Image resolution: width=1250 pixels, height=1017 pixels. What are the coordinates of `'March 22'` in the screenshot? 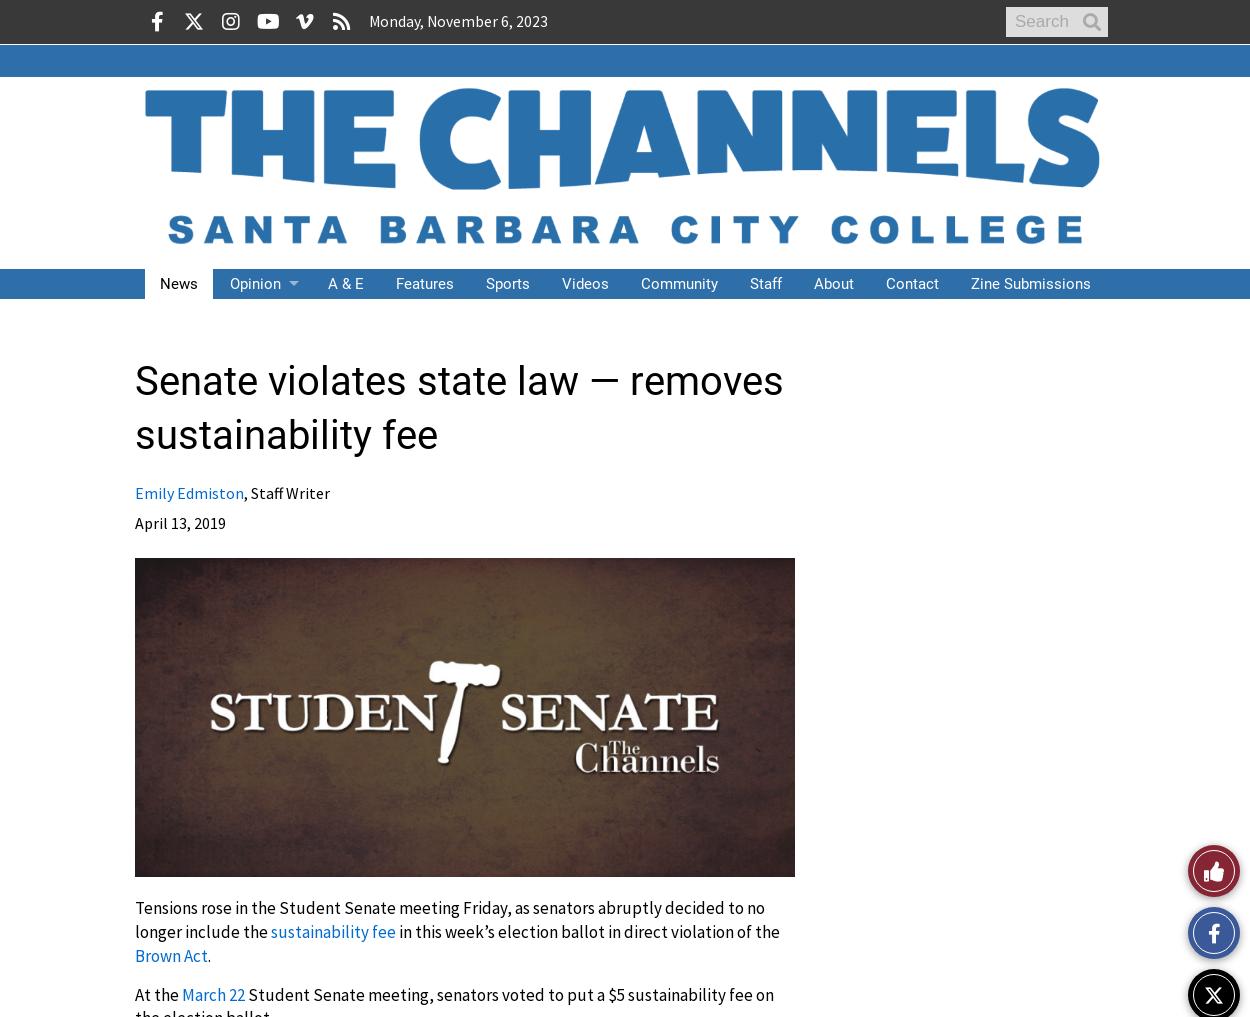 It's located at (212, 994).